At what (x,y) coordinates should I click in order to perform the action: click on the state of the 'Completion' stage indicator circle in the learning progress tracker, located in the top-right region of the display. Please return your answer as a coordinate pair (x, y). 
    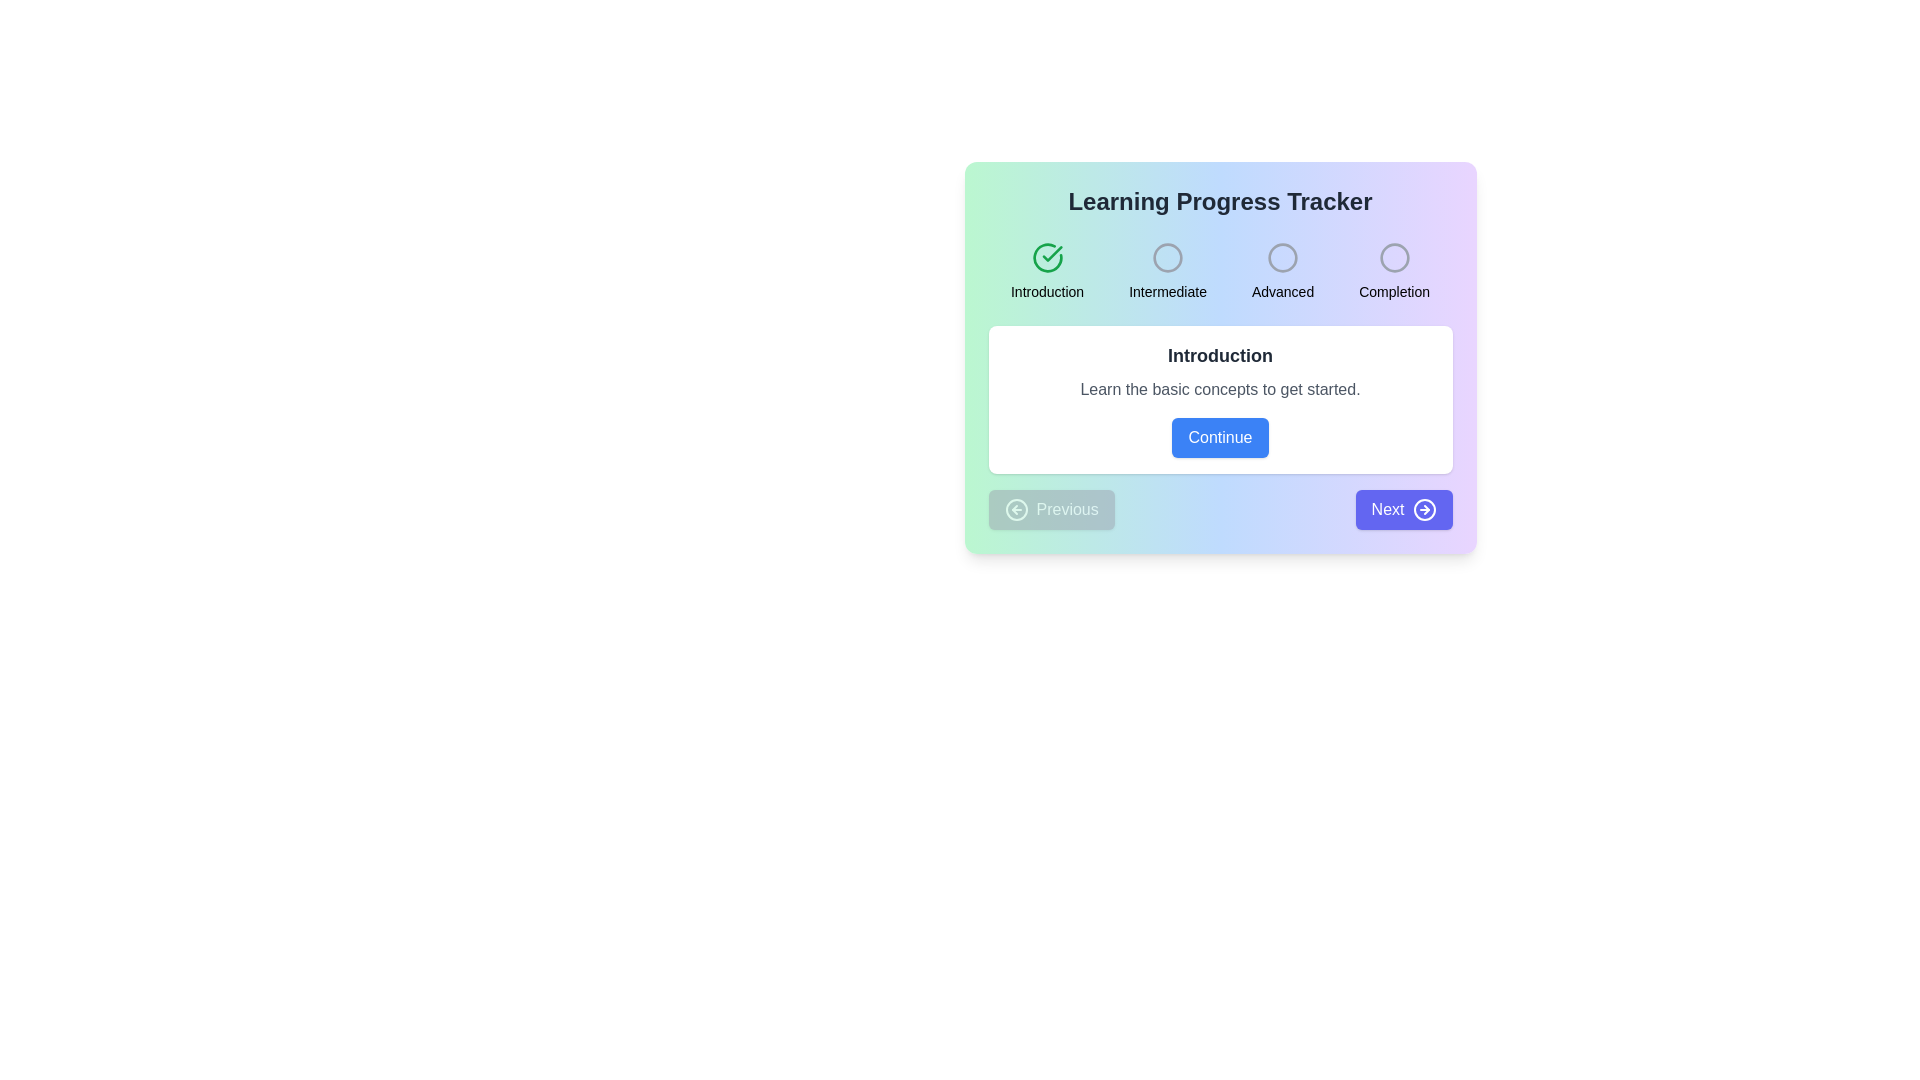
    Looking at the image, I should click on (1393, 257).